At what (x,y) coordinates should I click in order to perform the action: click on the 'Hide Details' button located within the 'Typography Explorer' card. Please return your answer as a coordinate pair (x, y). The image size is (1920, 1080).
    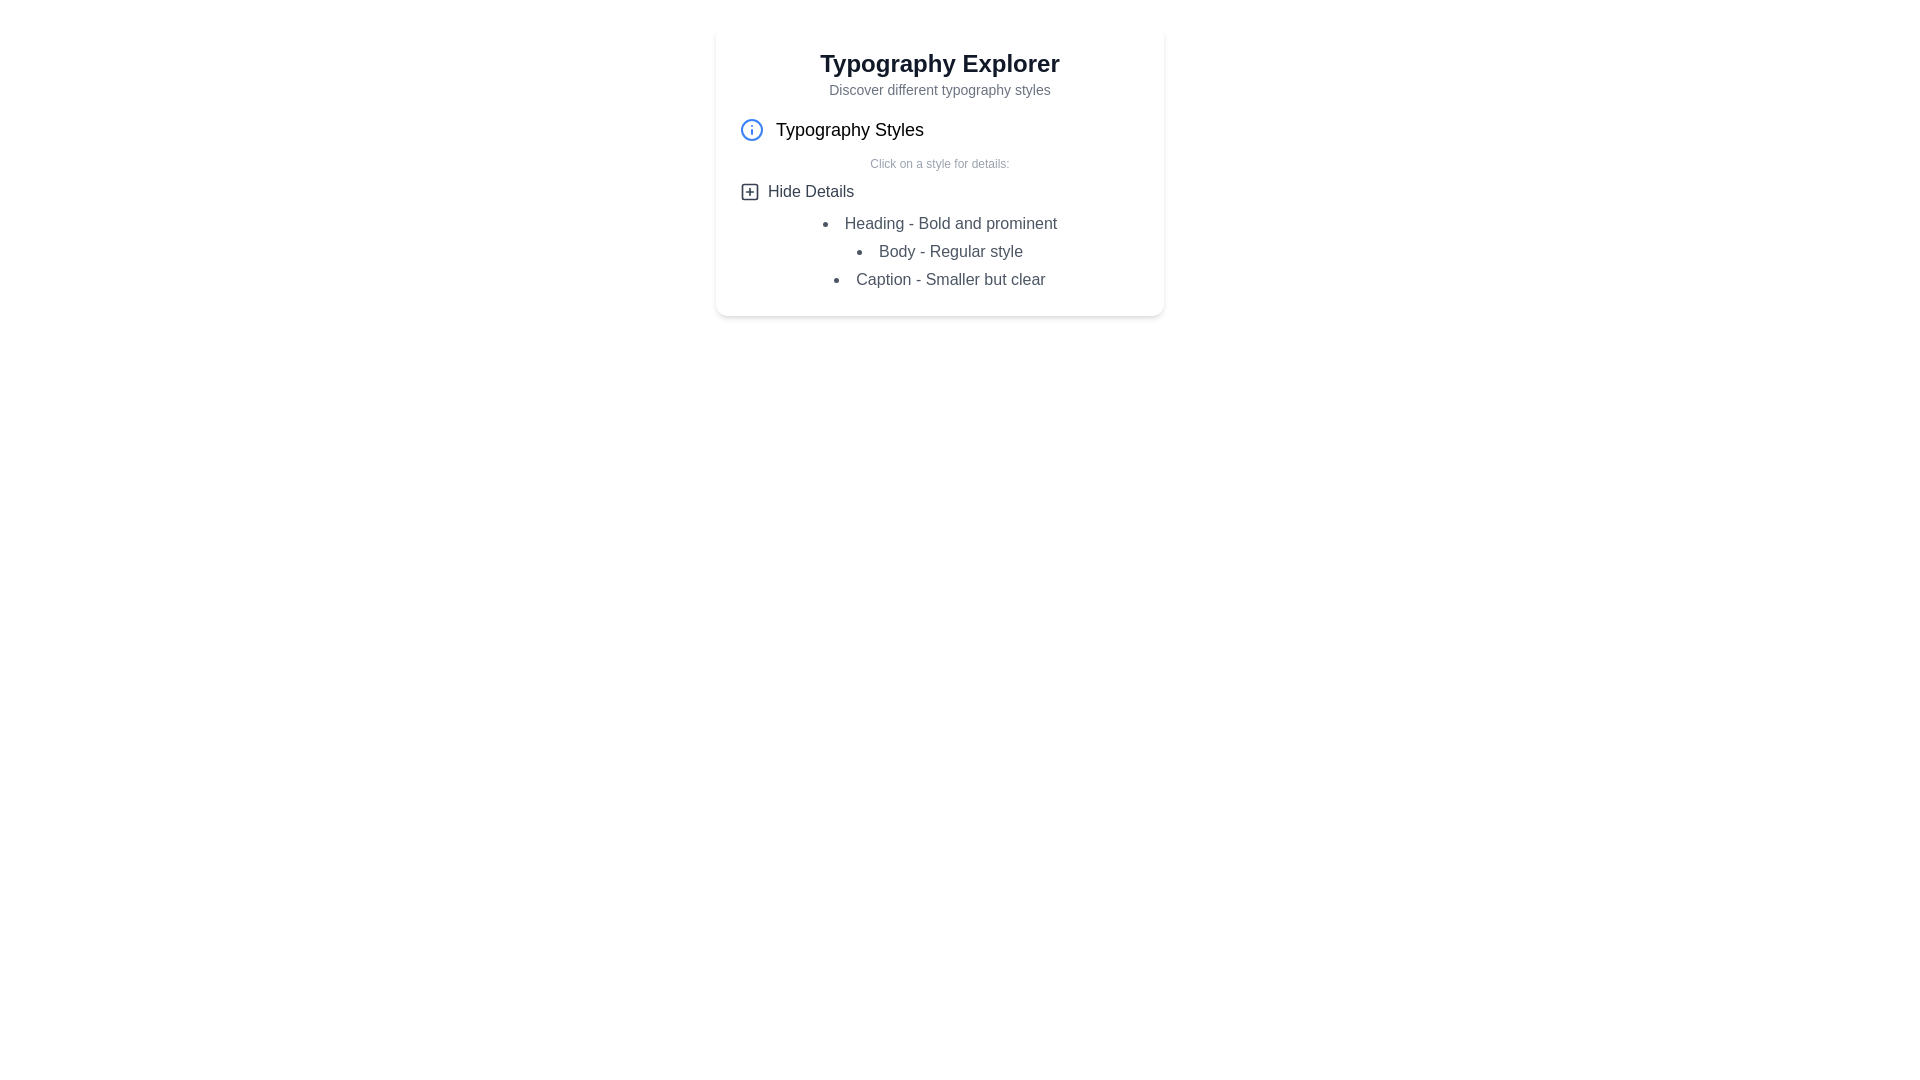
    Looking at the image, I should click on (796, 192).